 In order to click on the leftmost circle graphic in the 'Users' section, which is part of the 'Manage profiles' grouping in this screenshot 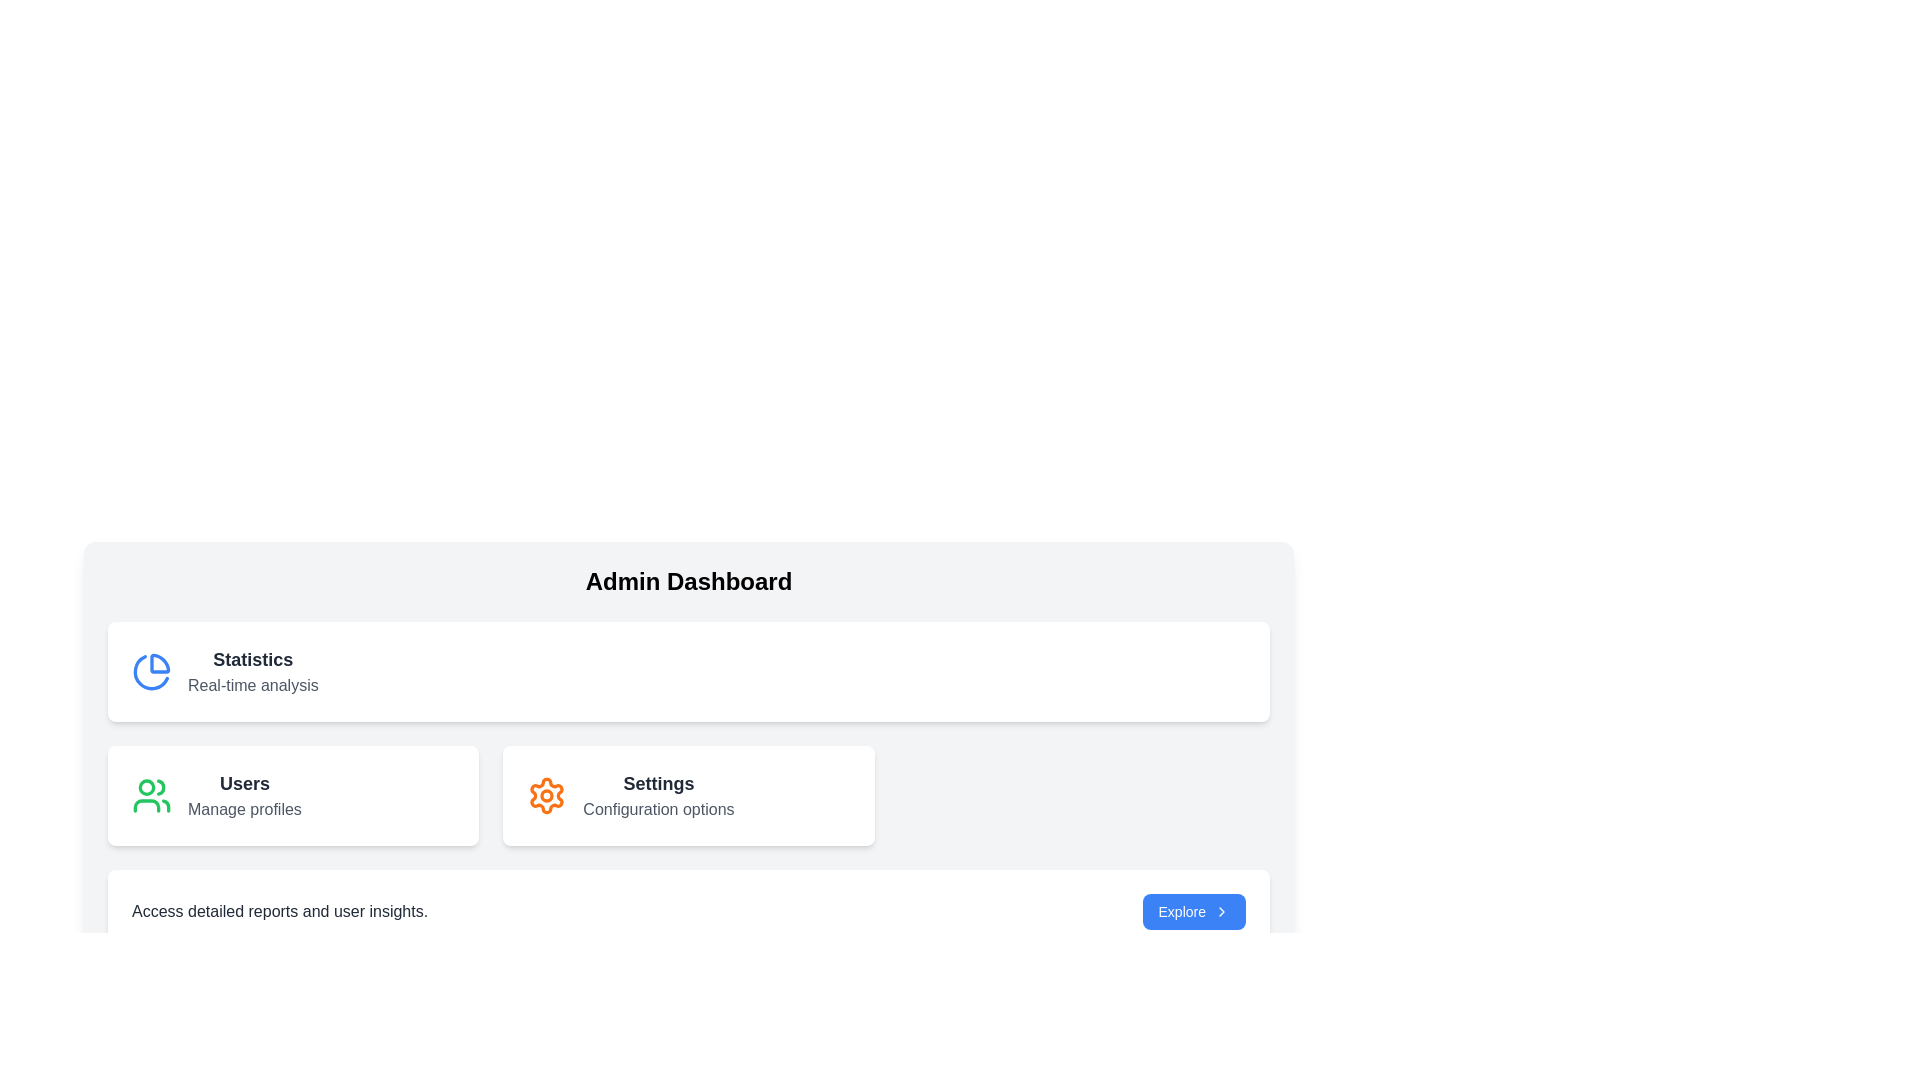, I will do `click(146, 785)`.